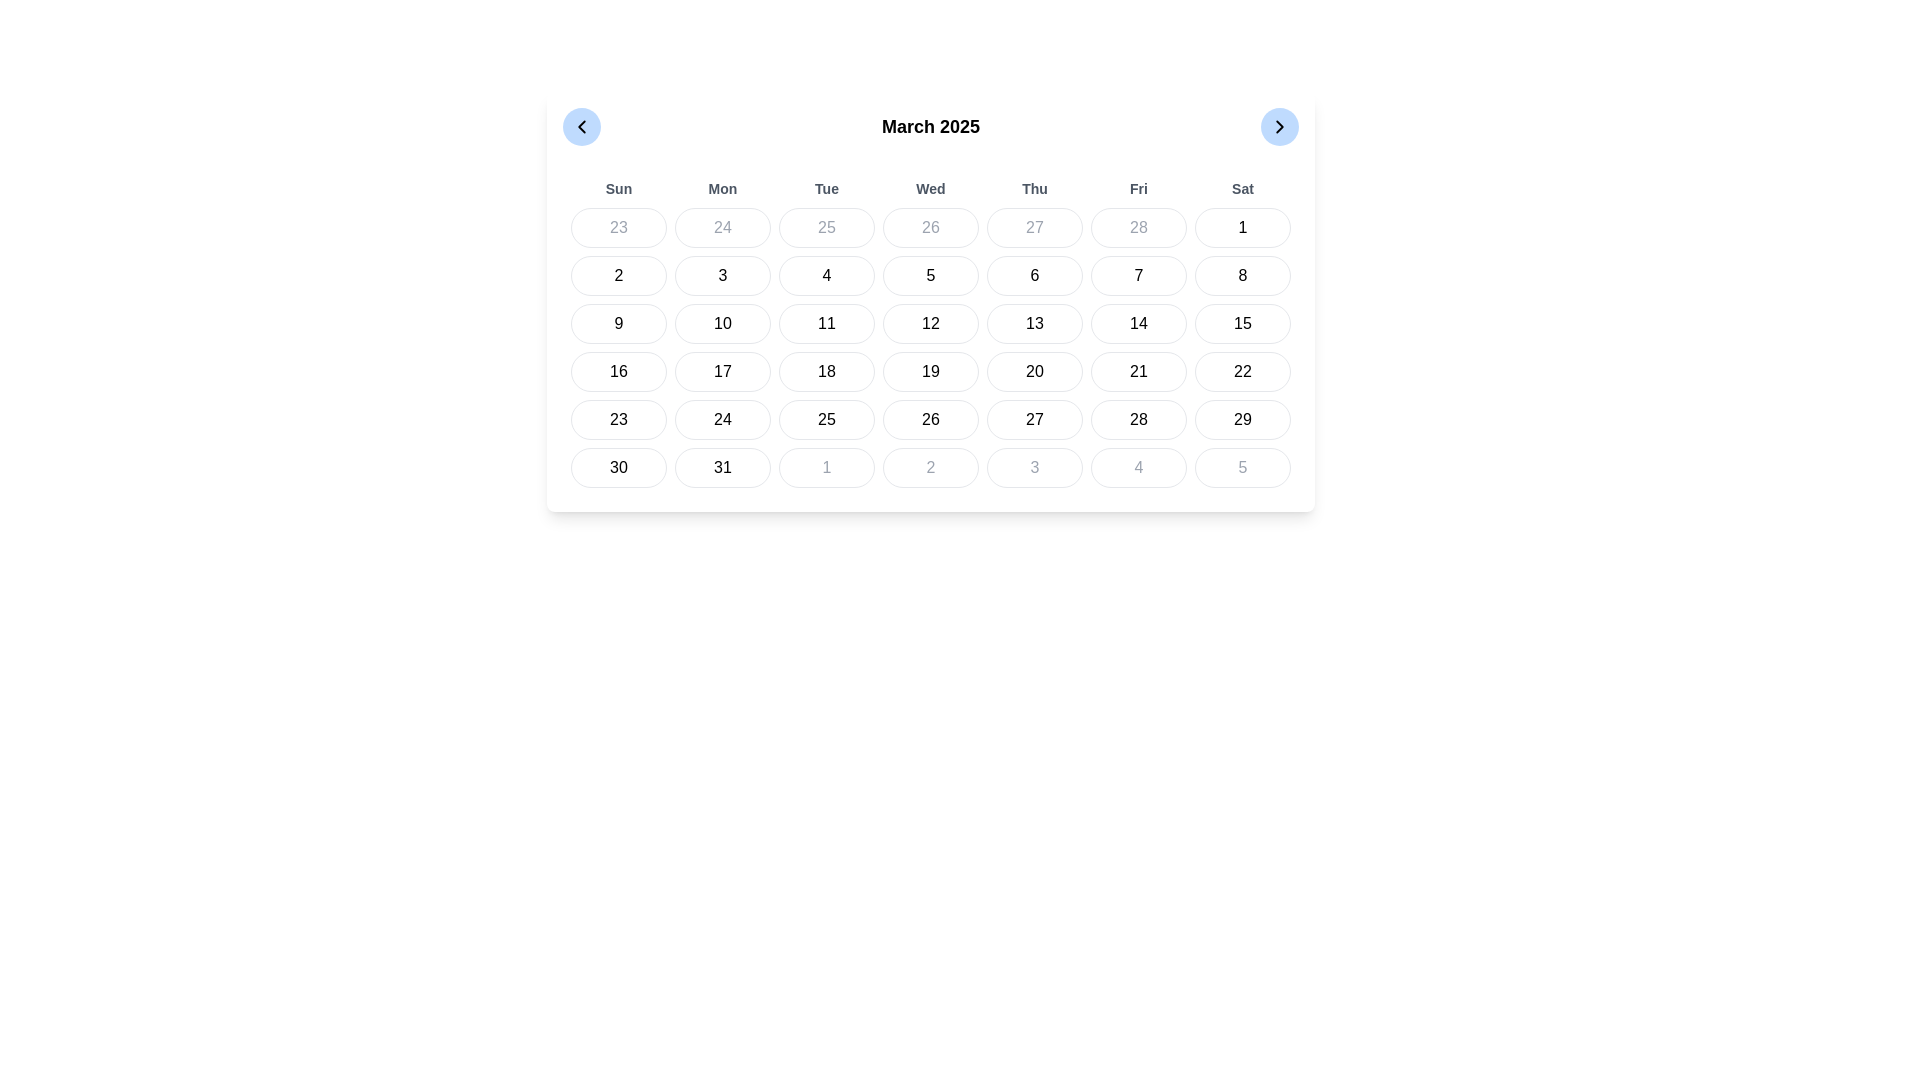  Describe the element at coordinates (826, 467) in the screenshot. I see `the inactive calendar date button representing the date '1' in the March 2025 calendar grid` at that location.